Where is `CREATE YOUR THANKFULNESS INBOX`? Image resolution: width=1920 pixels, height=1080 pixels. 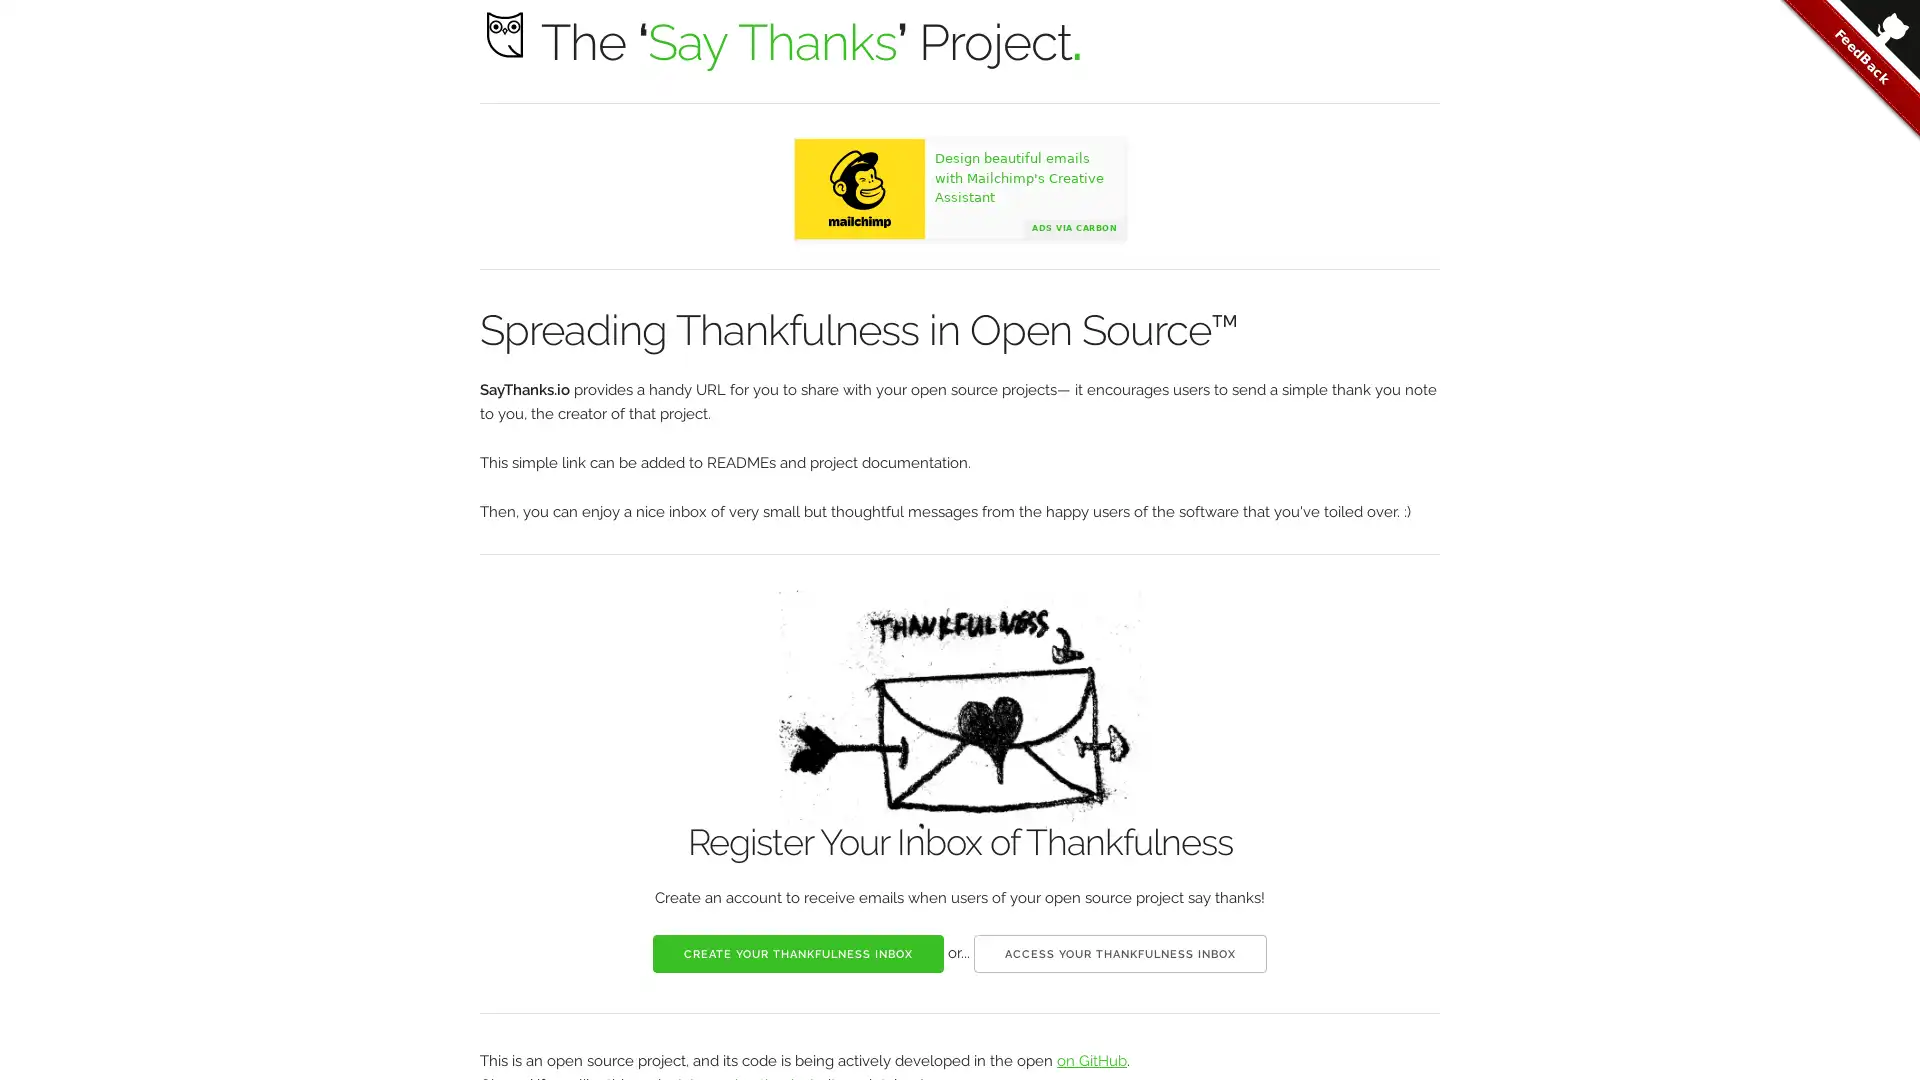 CREATE YOUR THANKFULNESS INBOX is located at coordinates (797, 951).